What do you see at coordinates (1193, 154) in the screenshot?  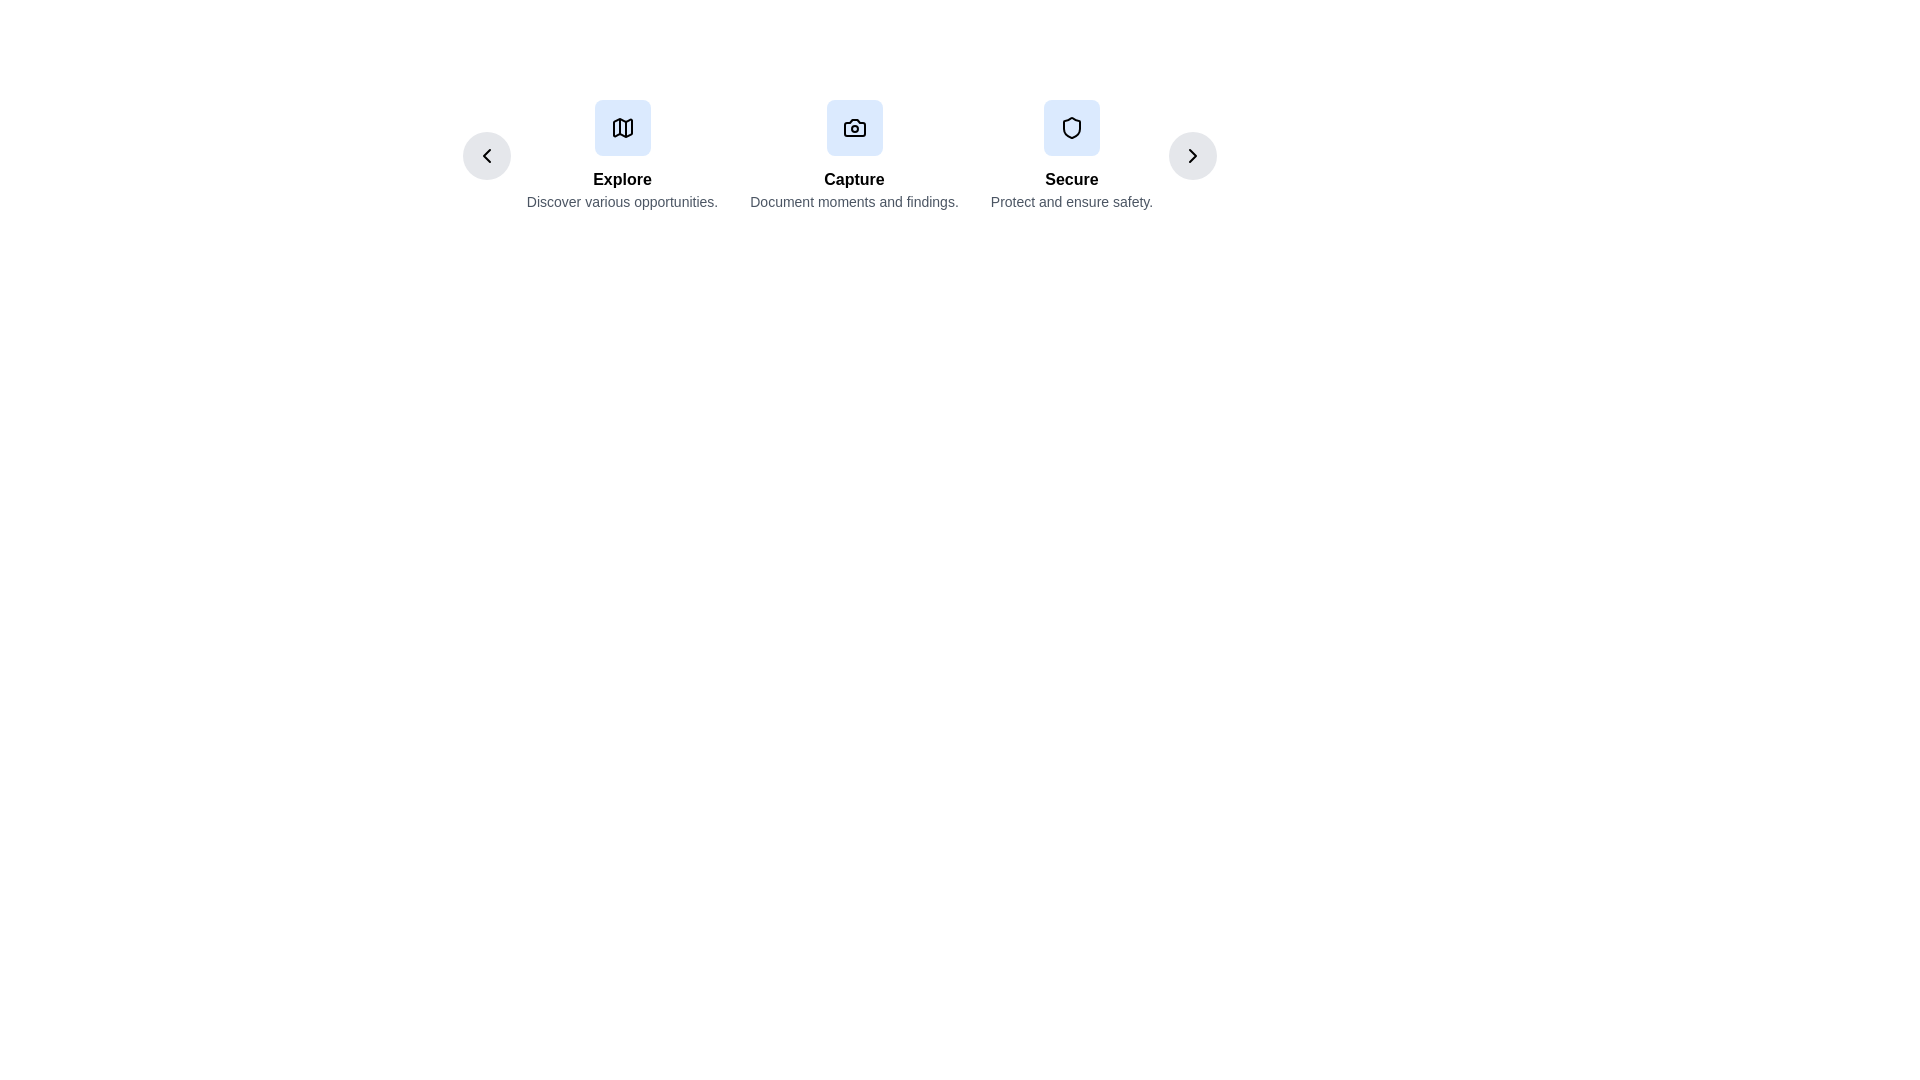 I see `the small right-pointing chevron icon with a black outline located within the light-gray circular button` at bounding box center [1193, 154].